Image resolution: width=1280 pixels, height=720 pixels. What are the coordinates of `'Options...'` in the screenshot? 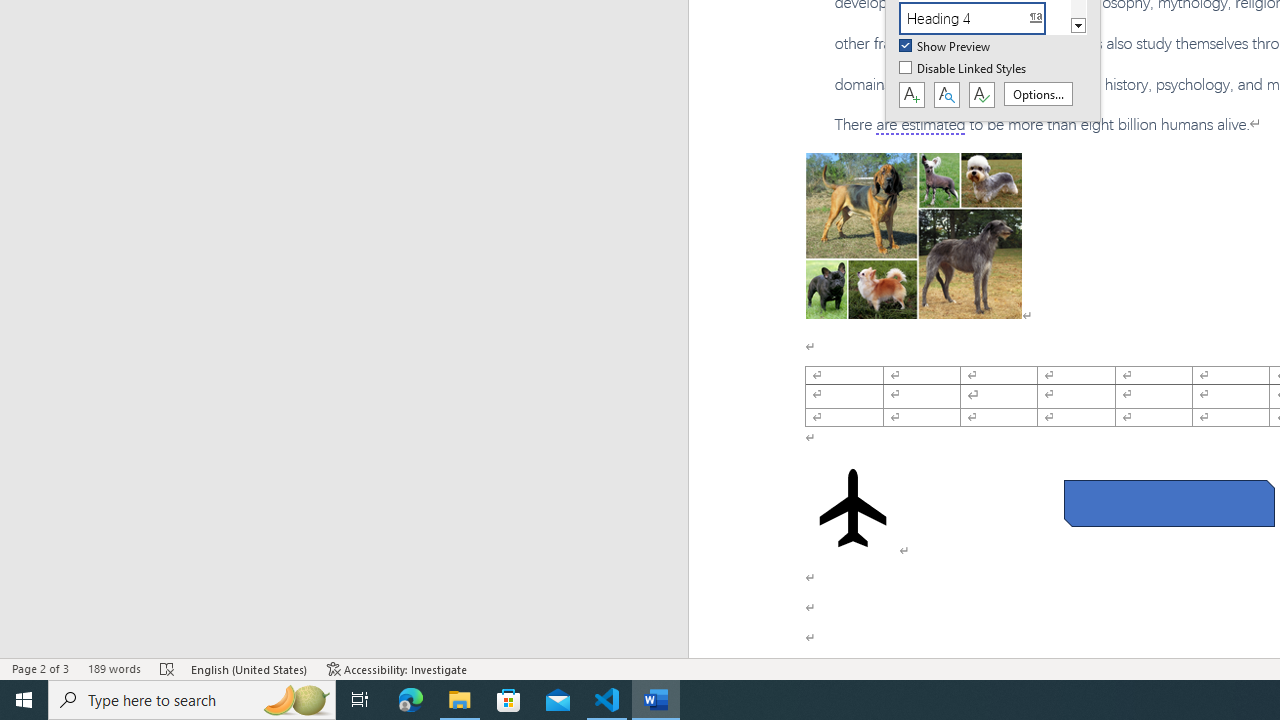 It's located at (1038, 93).